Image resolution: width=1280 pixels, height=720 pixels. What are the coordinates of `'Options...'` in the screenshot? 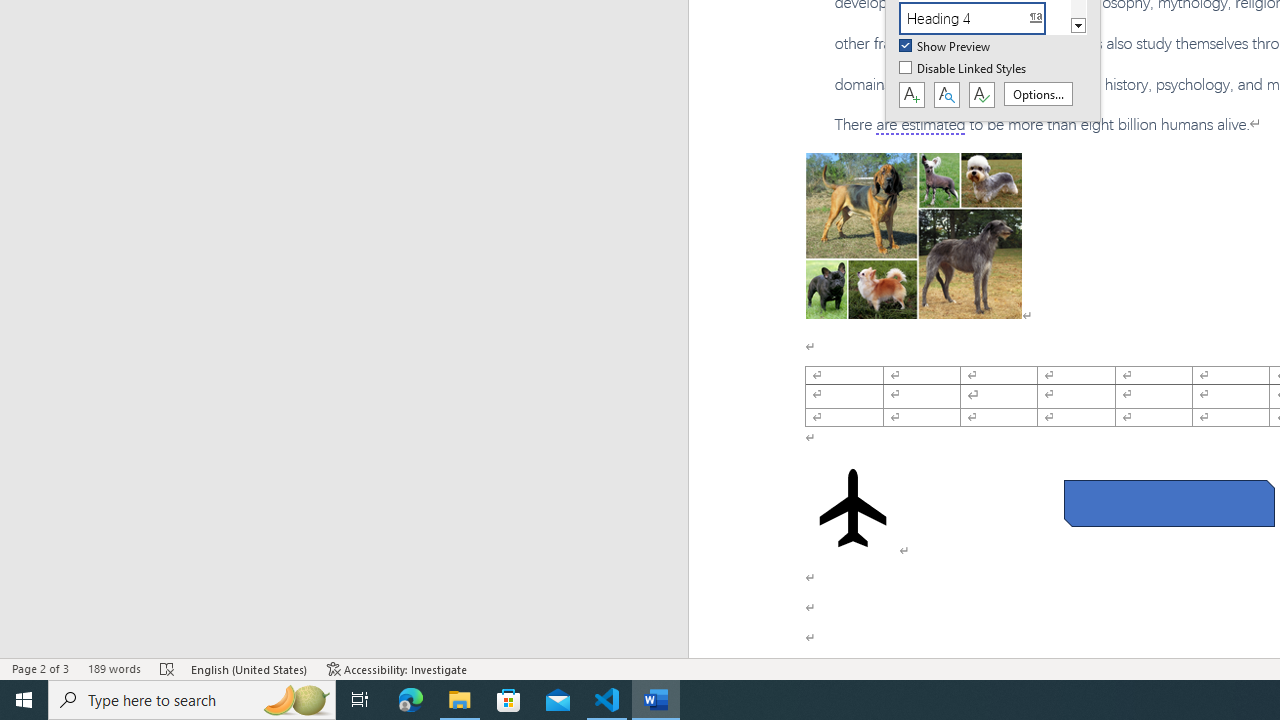 It's located at (1038, 93).